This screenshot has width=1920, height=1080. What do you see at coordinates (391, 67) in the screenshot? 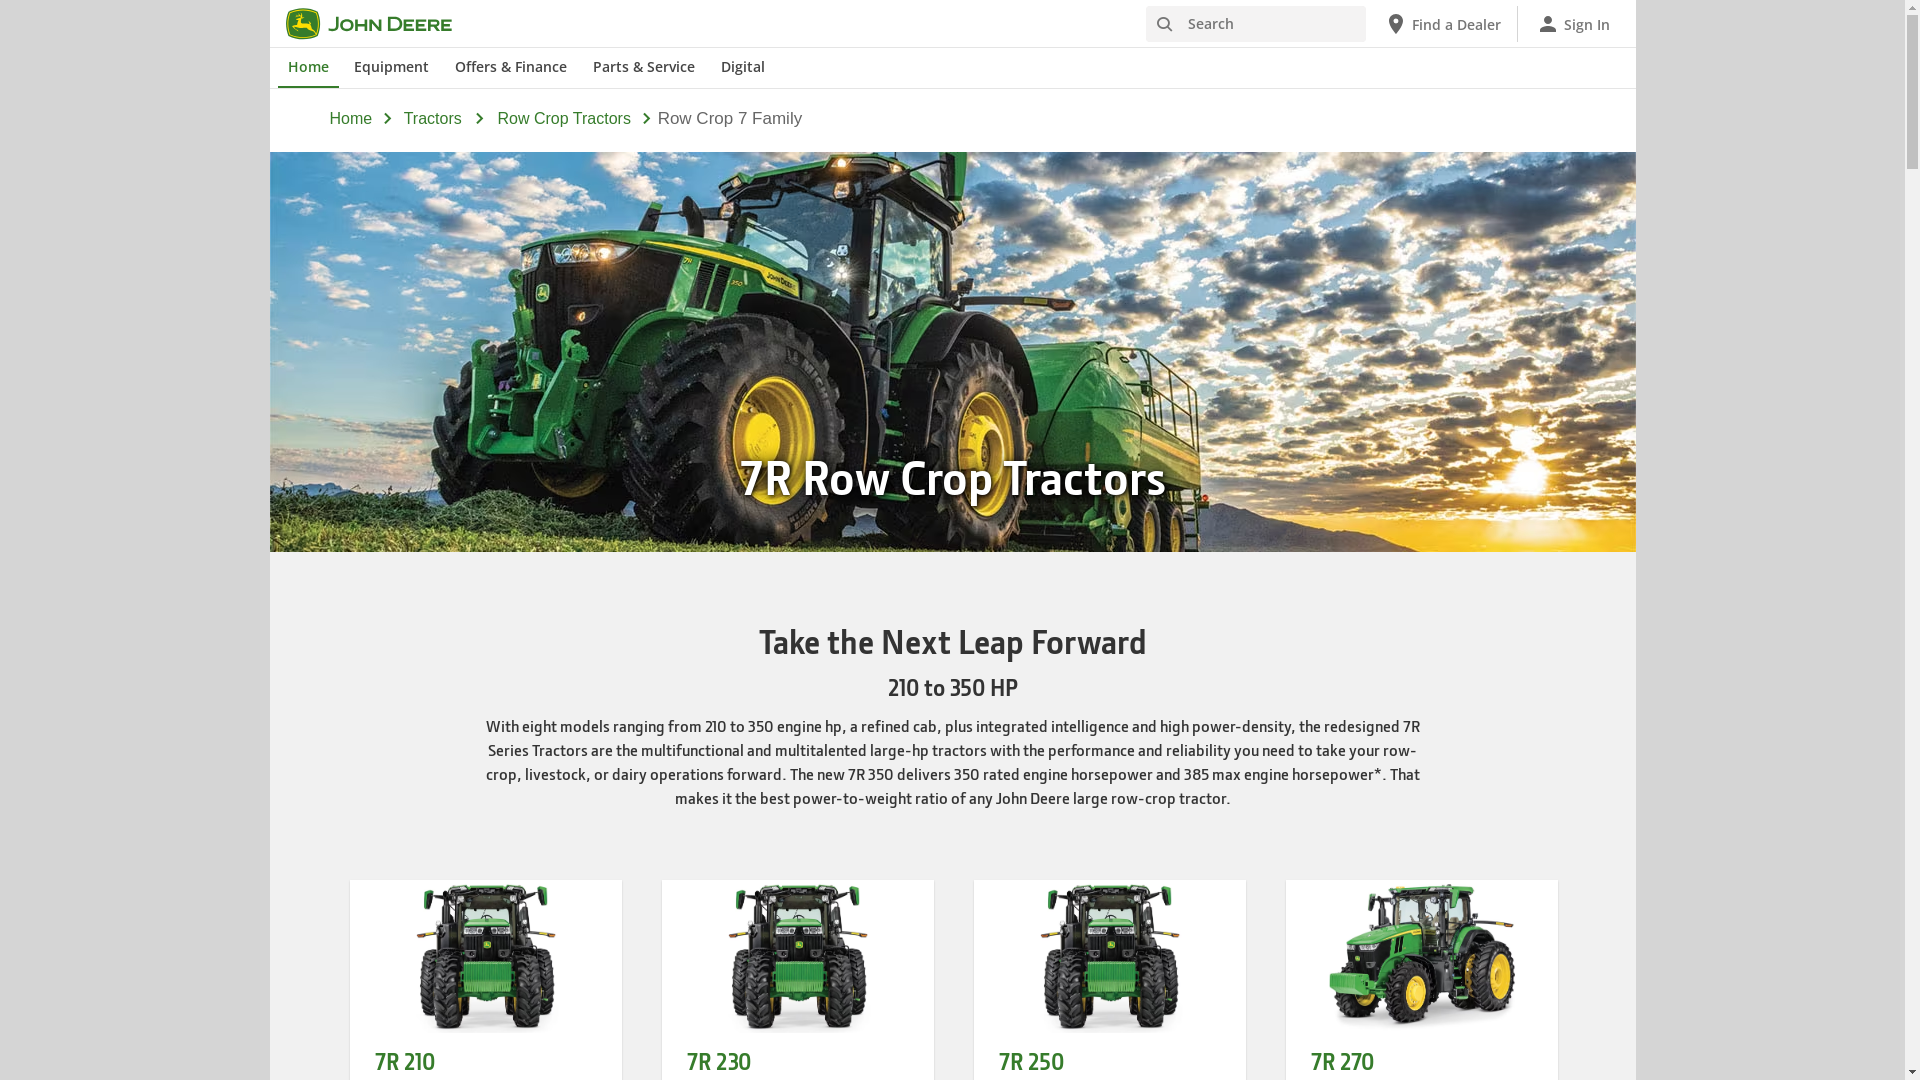
I see `'Equipment'` at bounding box center [391, 67].